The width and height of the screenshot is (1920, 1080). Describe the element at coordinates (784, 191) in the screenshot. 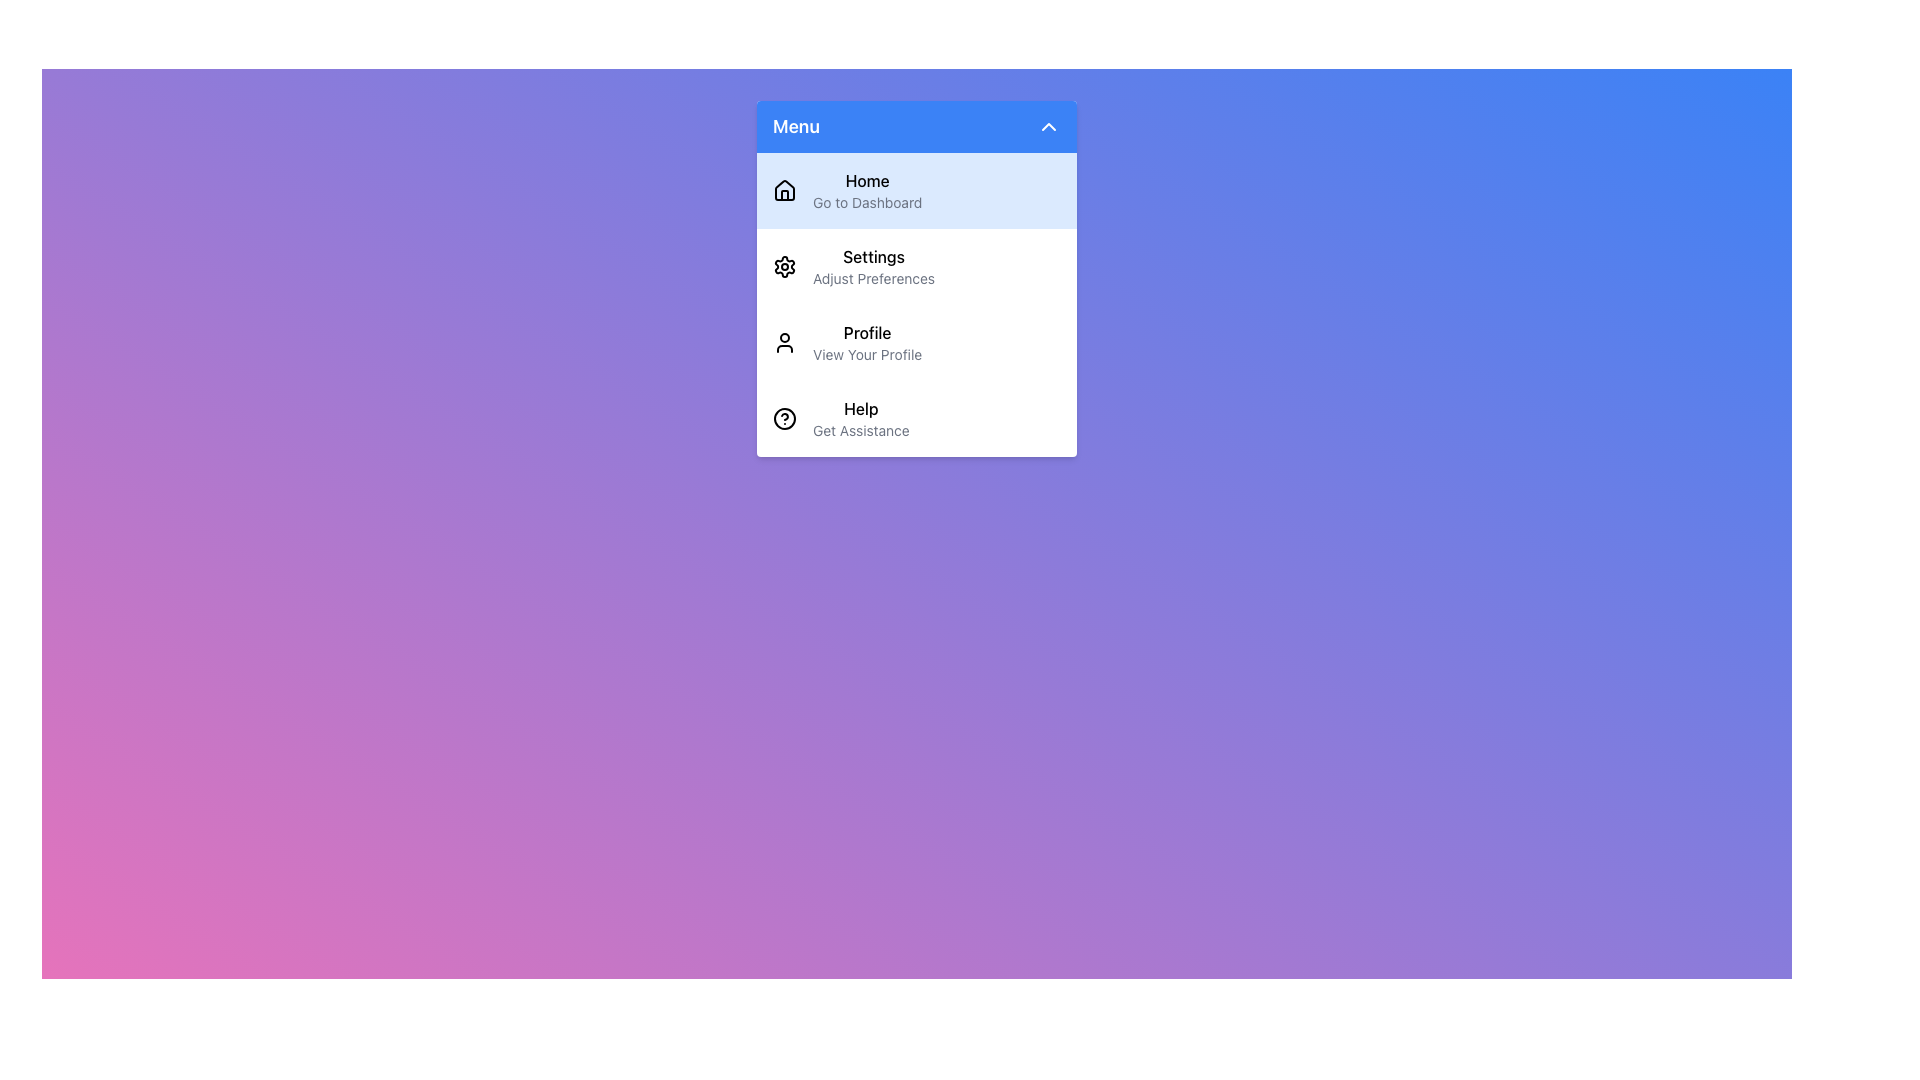

I see `the decorative 'Home' icon located at the leftmost position in the menu to visually indicate the 'Home' section` at that location.